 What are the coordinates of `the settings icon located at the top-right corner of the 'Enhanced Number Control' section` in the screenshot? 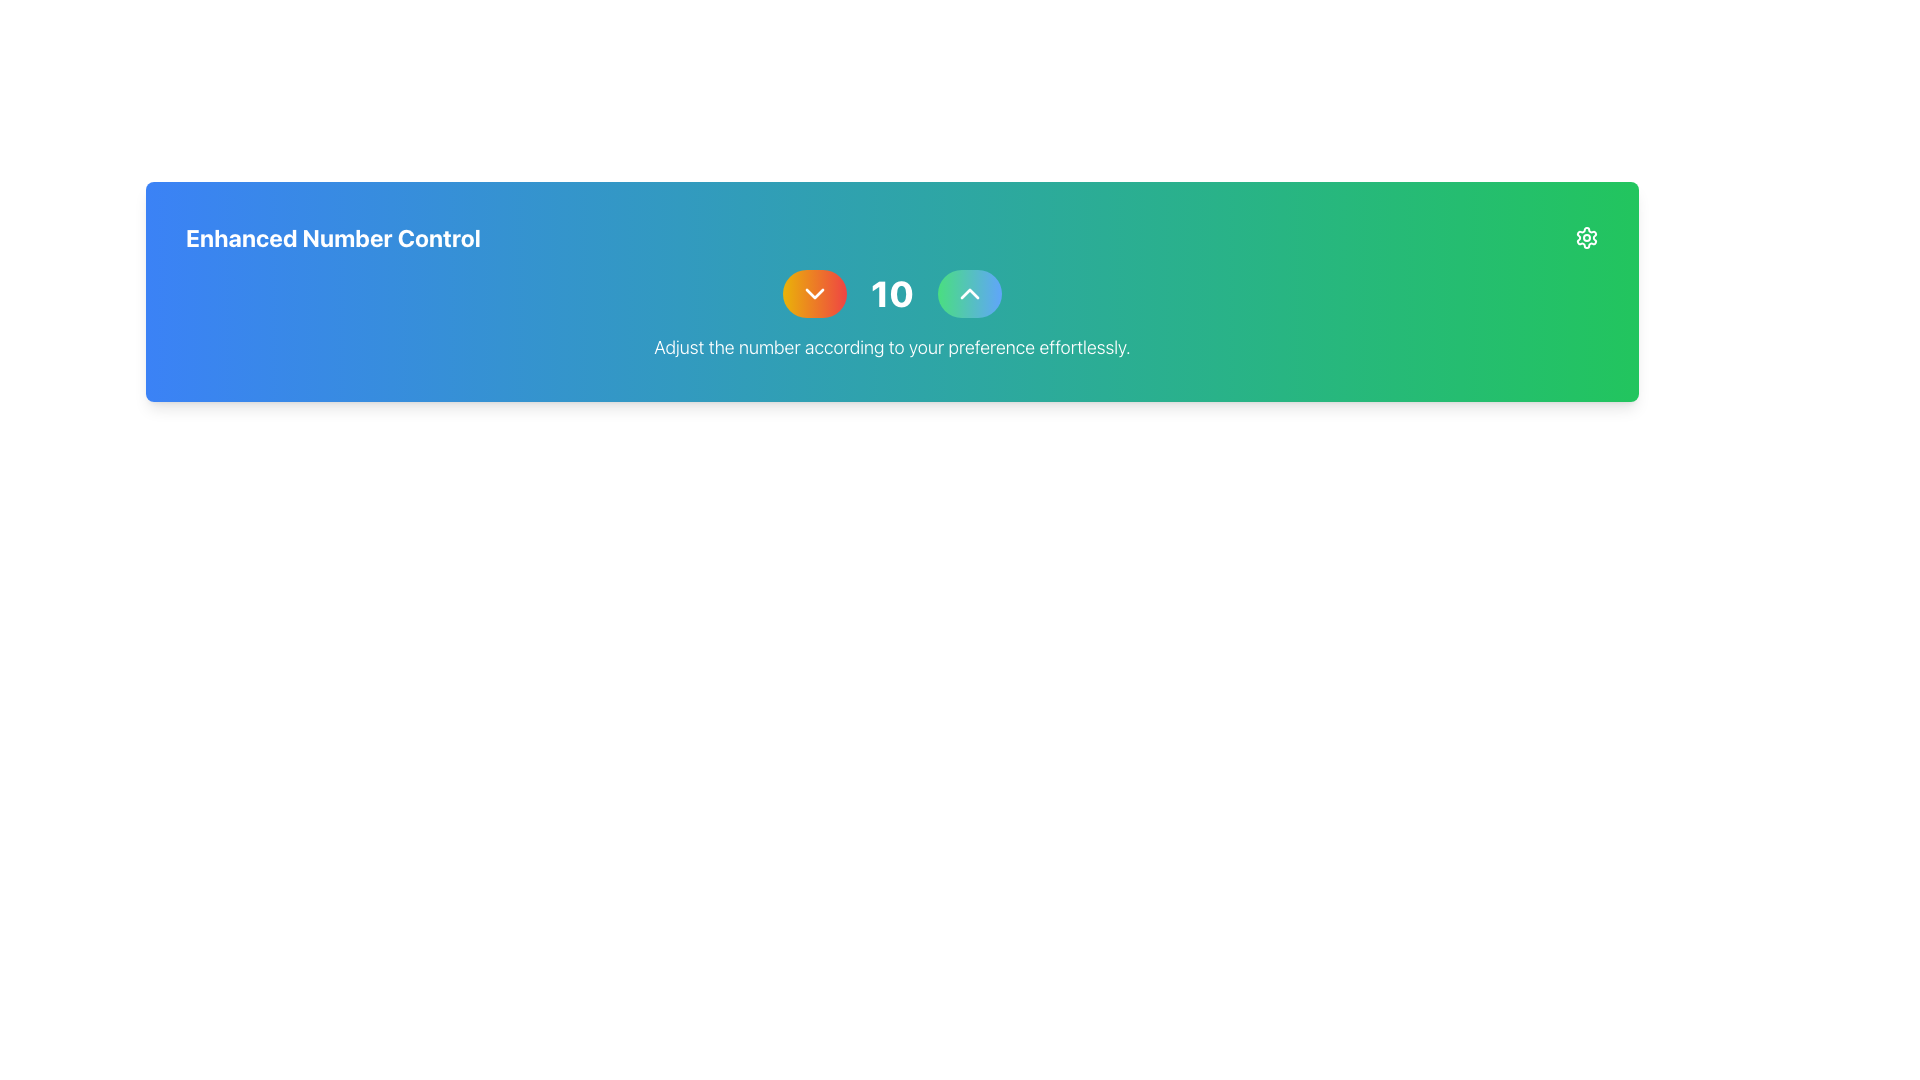 It's located at (1586, 237).